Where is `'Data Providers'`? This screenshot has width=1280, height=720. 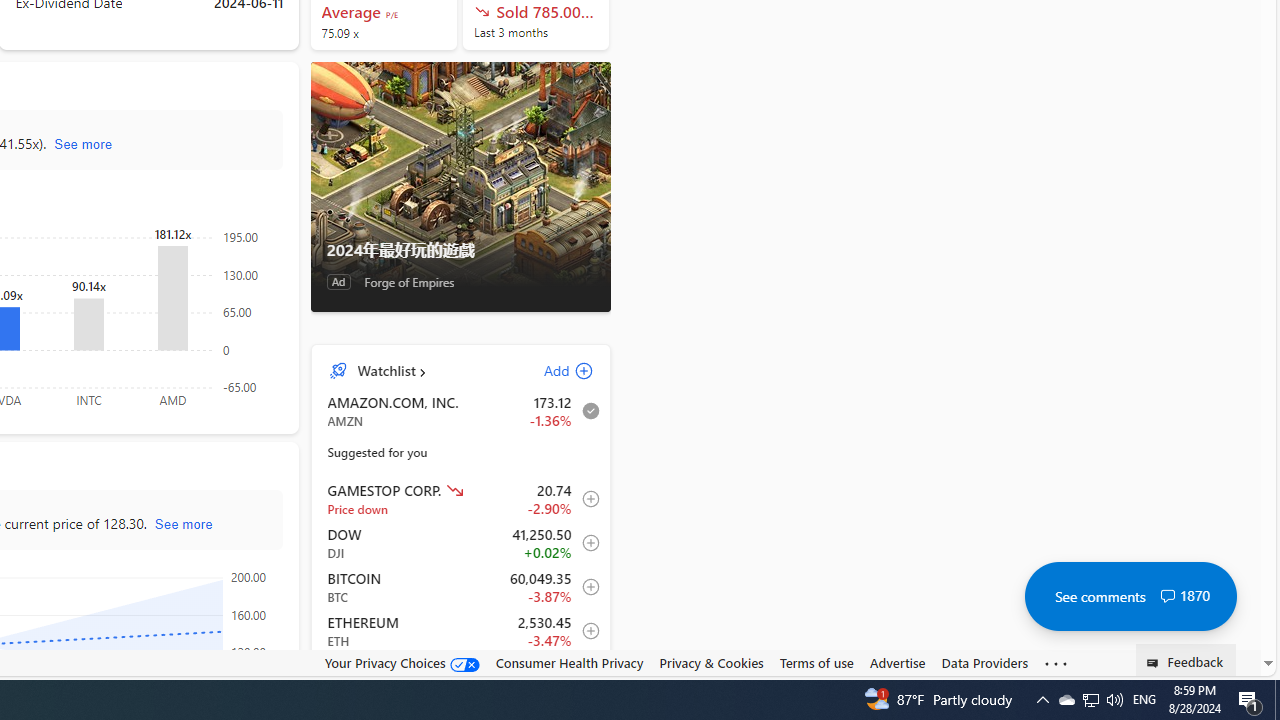
'Data Providers' is located at coordinates (984, 662).